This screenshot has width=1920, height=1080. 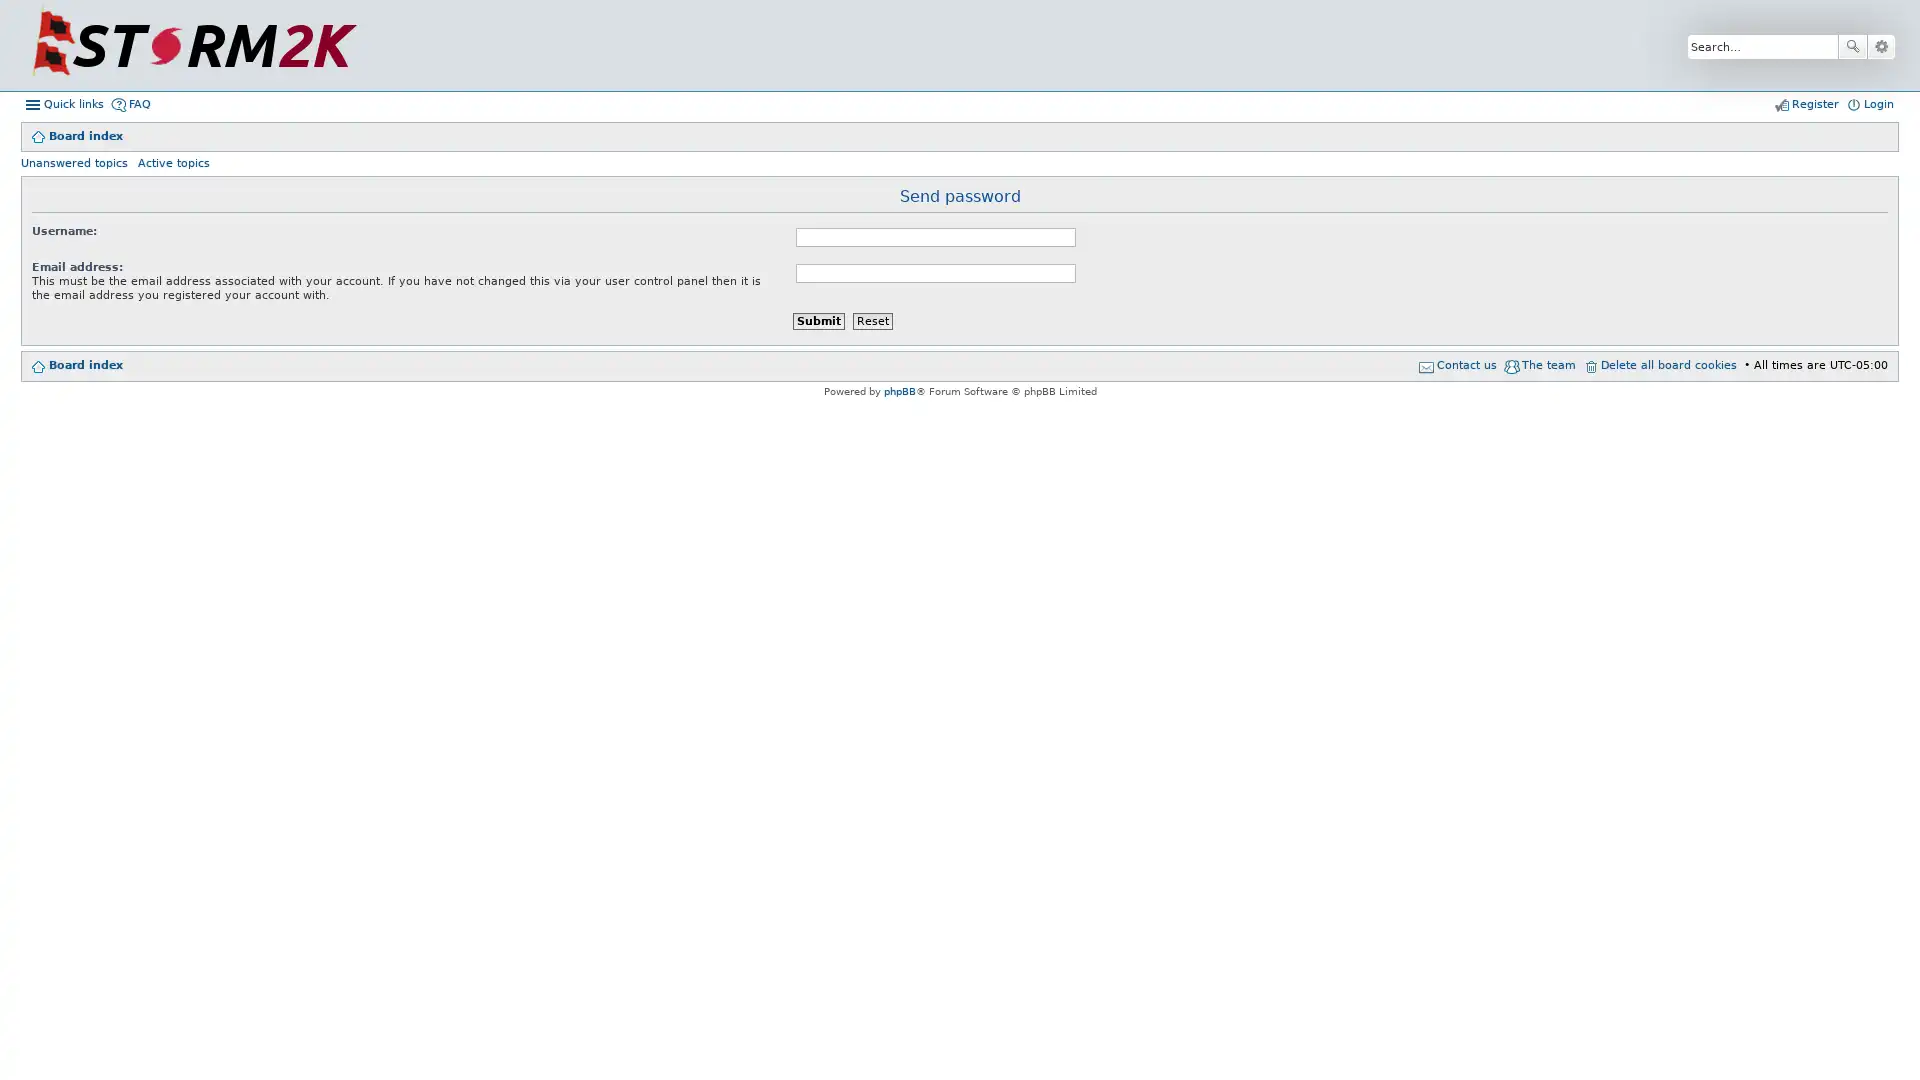 What do you see at coordinates (872, 320) in the screenshot?
I see `Reset` at bounding box center [872, 320].